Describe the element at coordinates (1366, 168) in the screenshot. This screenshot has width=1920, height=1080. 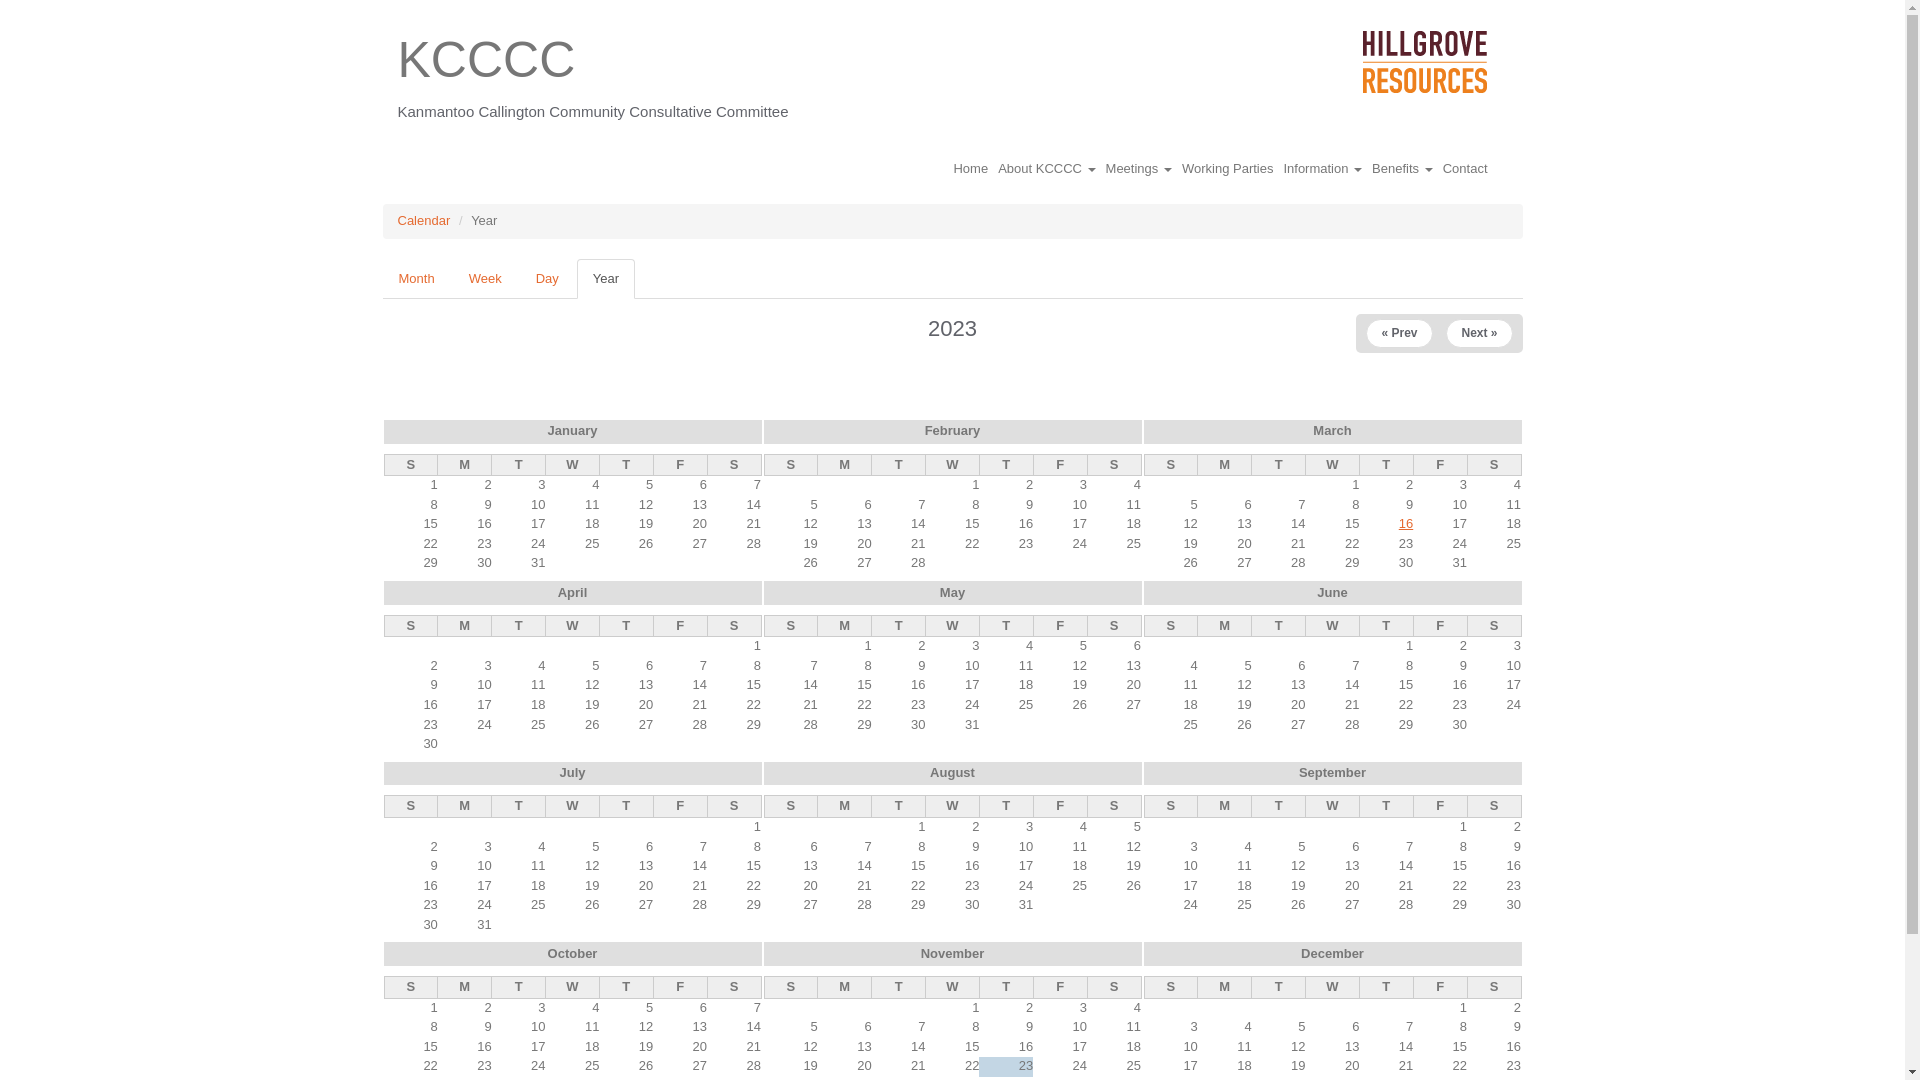
I see `'Benefits'` at that location.